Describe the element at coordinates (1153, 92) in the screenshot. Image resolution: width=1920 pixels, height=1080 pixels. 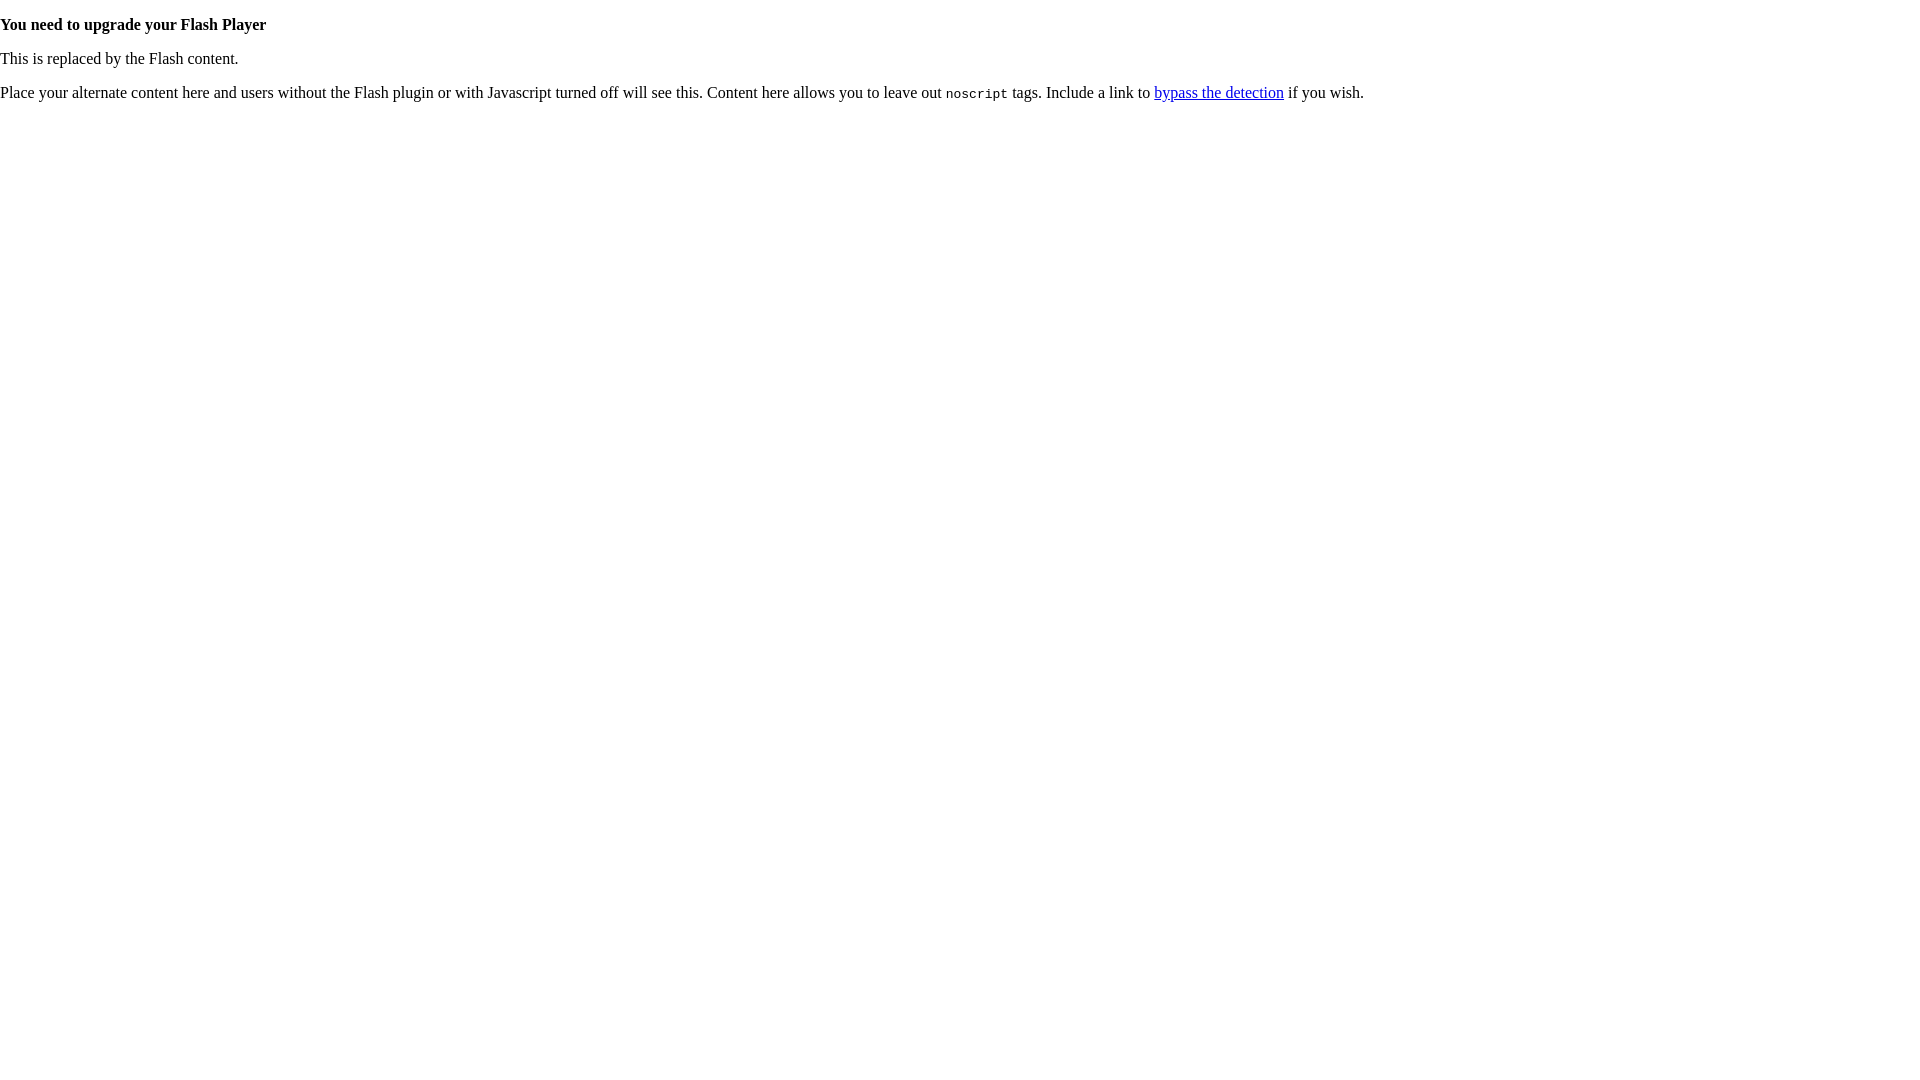
I see `'bypass the detection'` at that location.